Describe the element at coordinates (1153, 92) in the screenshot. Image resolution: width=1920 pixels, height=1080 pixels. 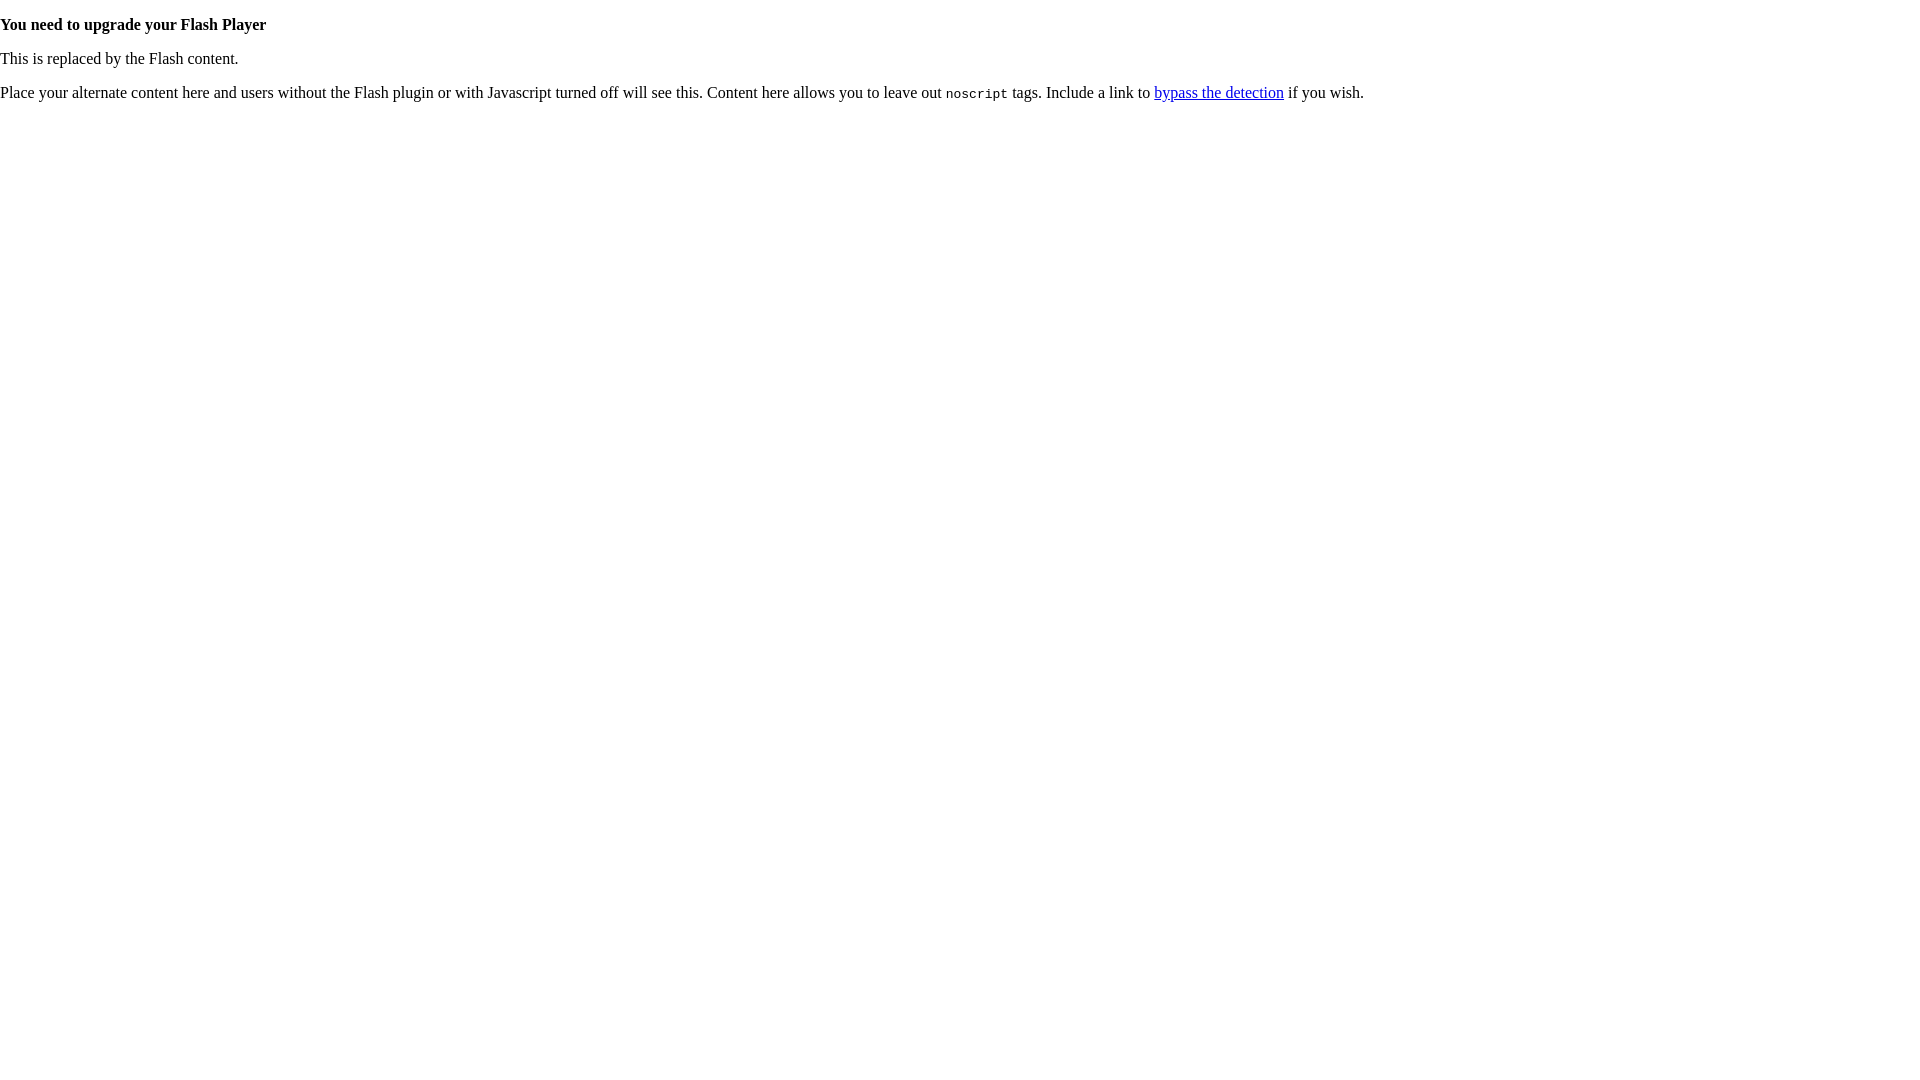
I see `'bypass the detection'` at that location.